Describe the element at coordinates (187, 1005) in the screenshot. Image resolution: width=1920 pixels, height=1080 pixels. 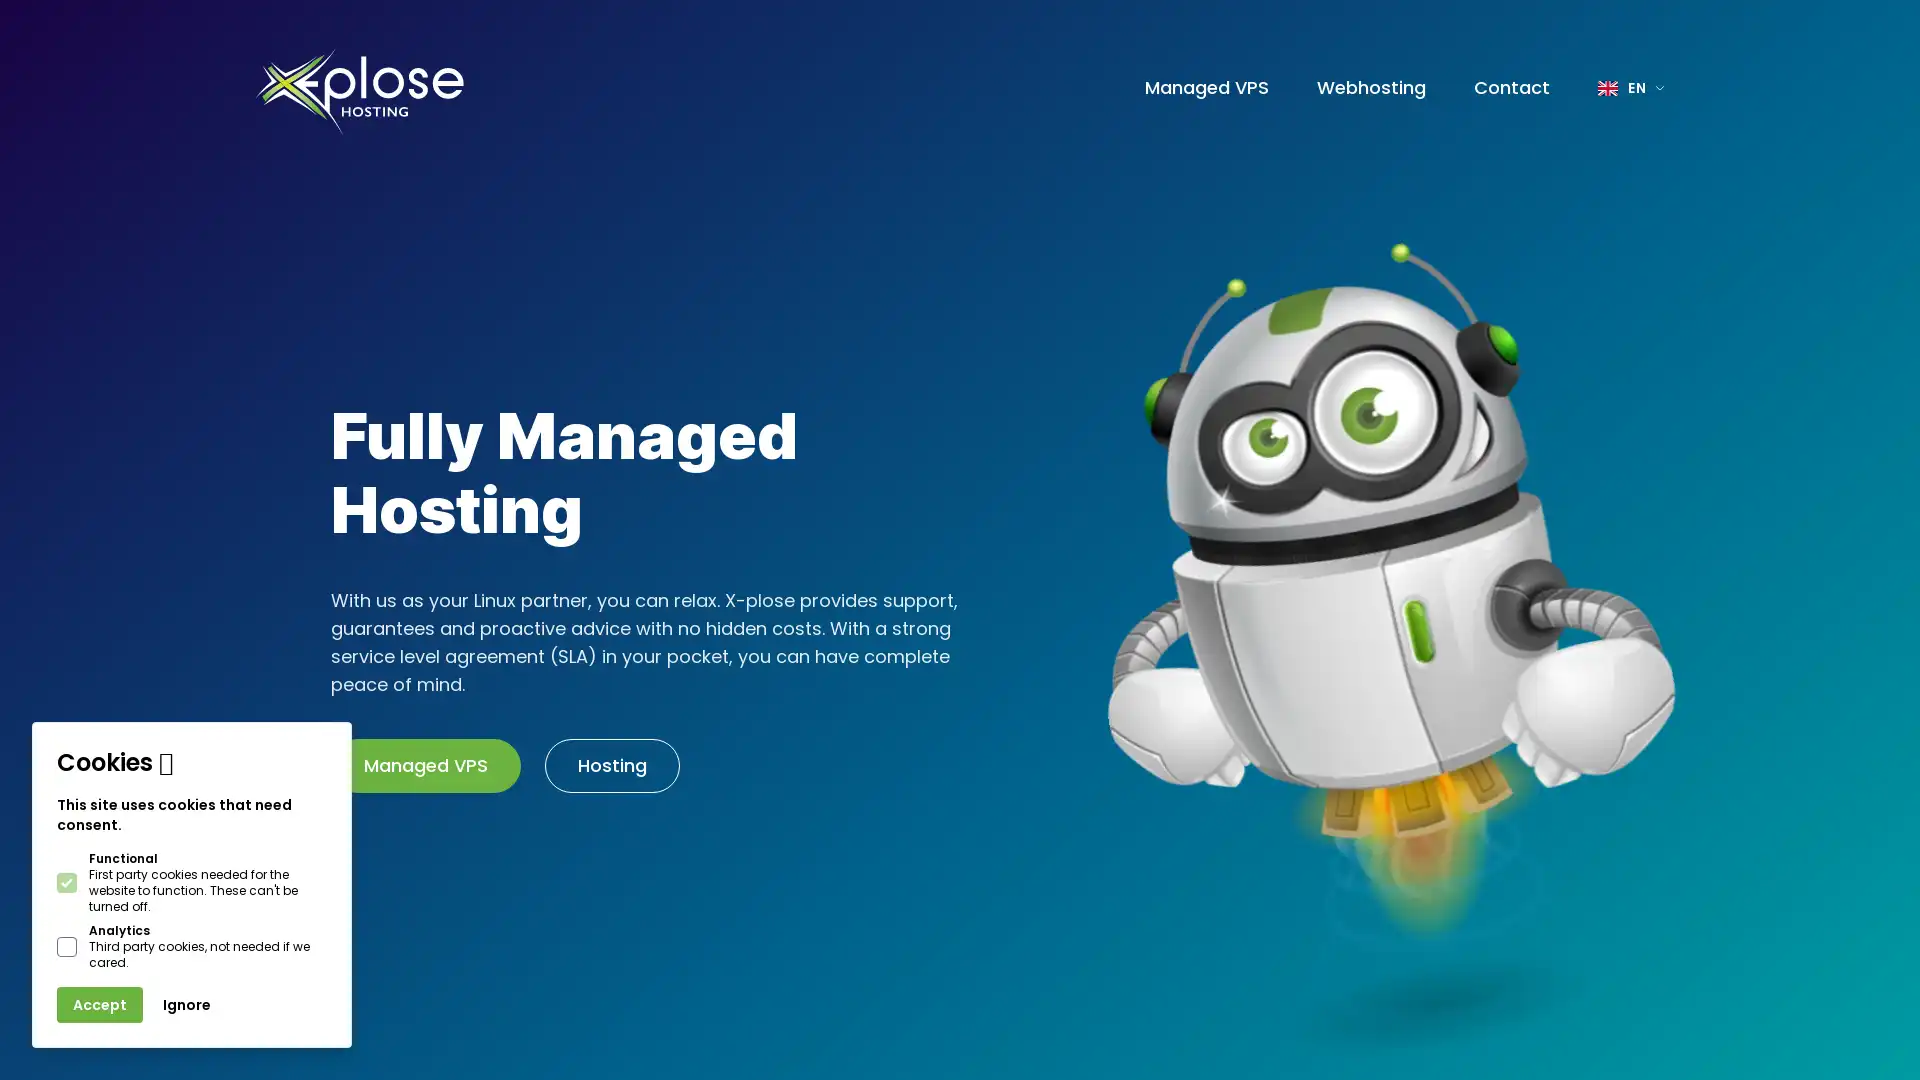
I see `Ignore` at that location.